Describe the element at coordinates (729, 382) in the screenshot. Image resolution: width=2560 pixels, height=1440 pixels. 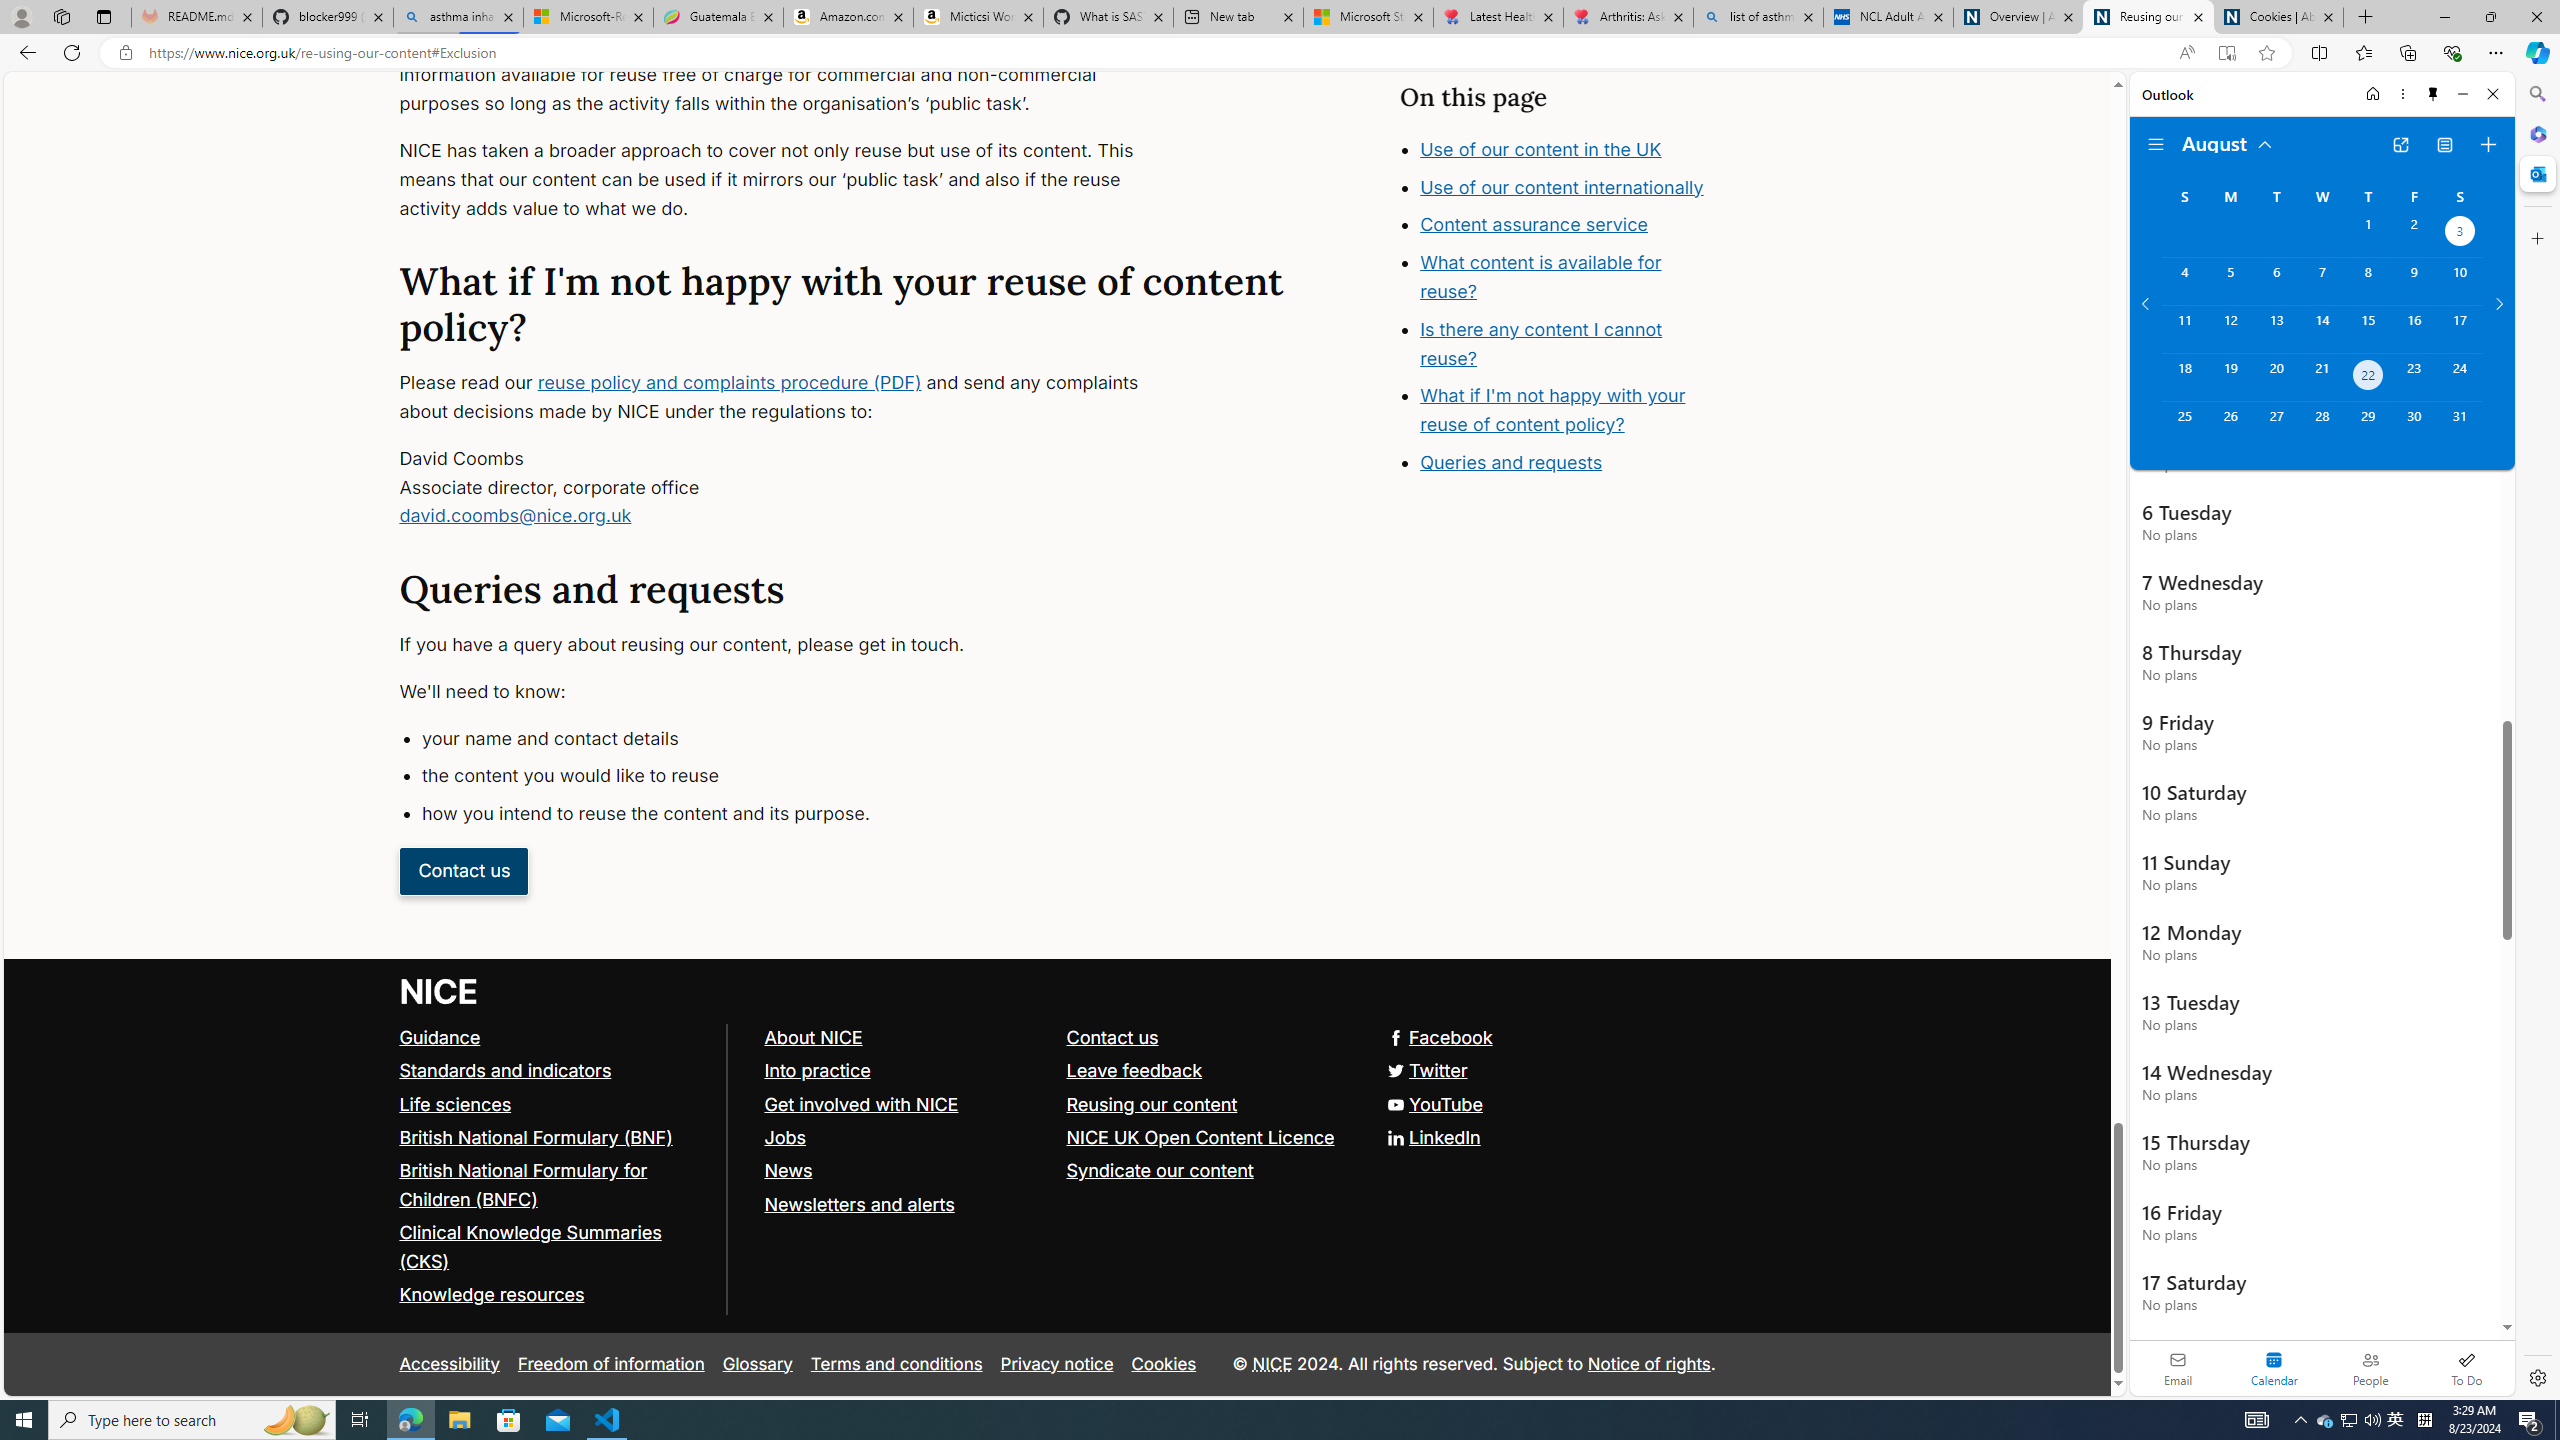
I see `'reuse policy and complaints procedure (PDF)'` at that location.